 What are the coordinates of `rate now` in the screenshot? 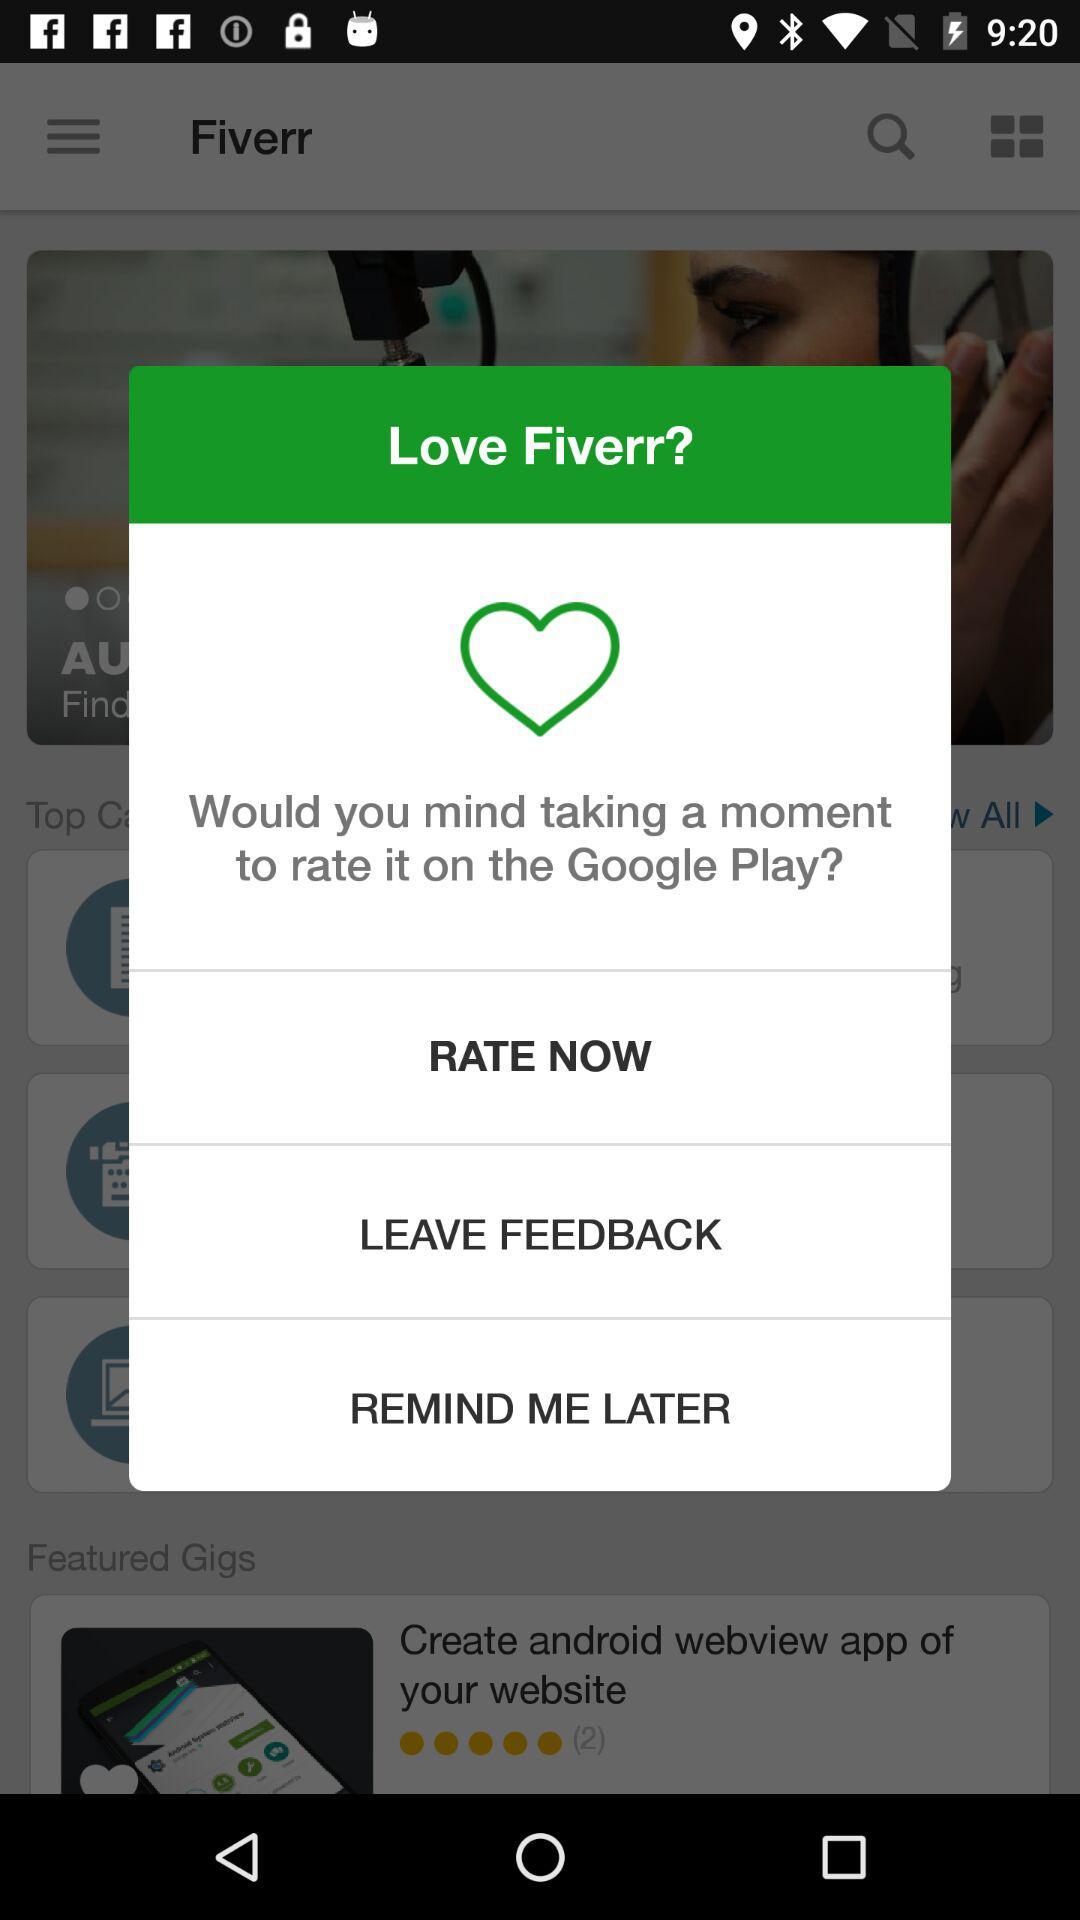 It's located at (540, 1056).